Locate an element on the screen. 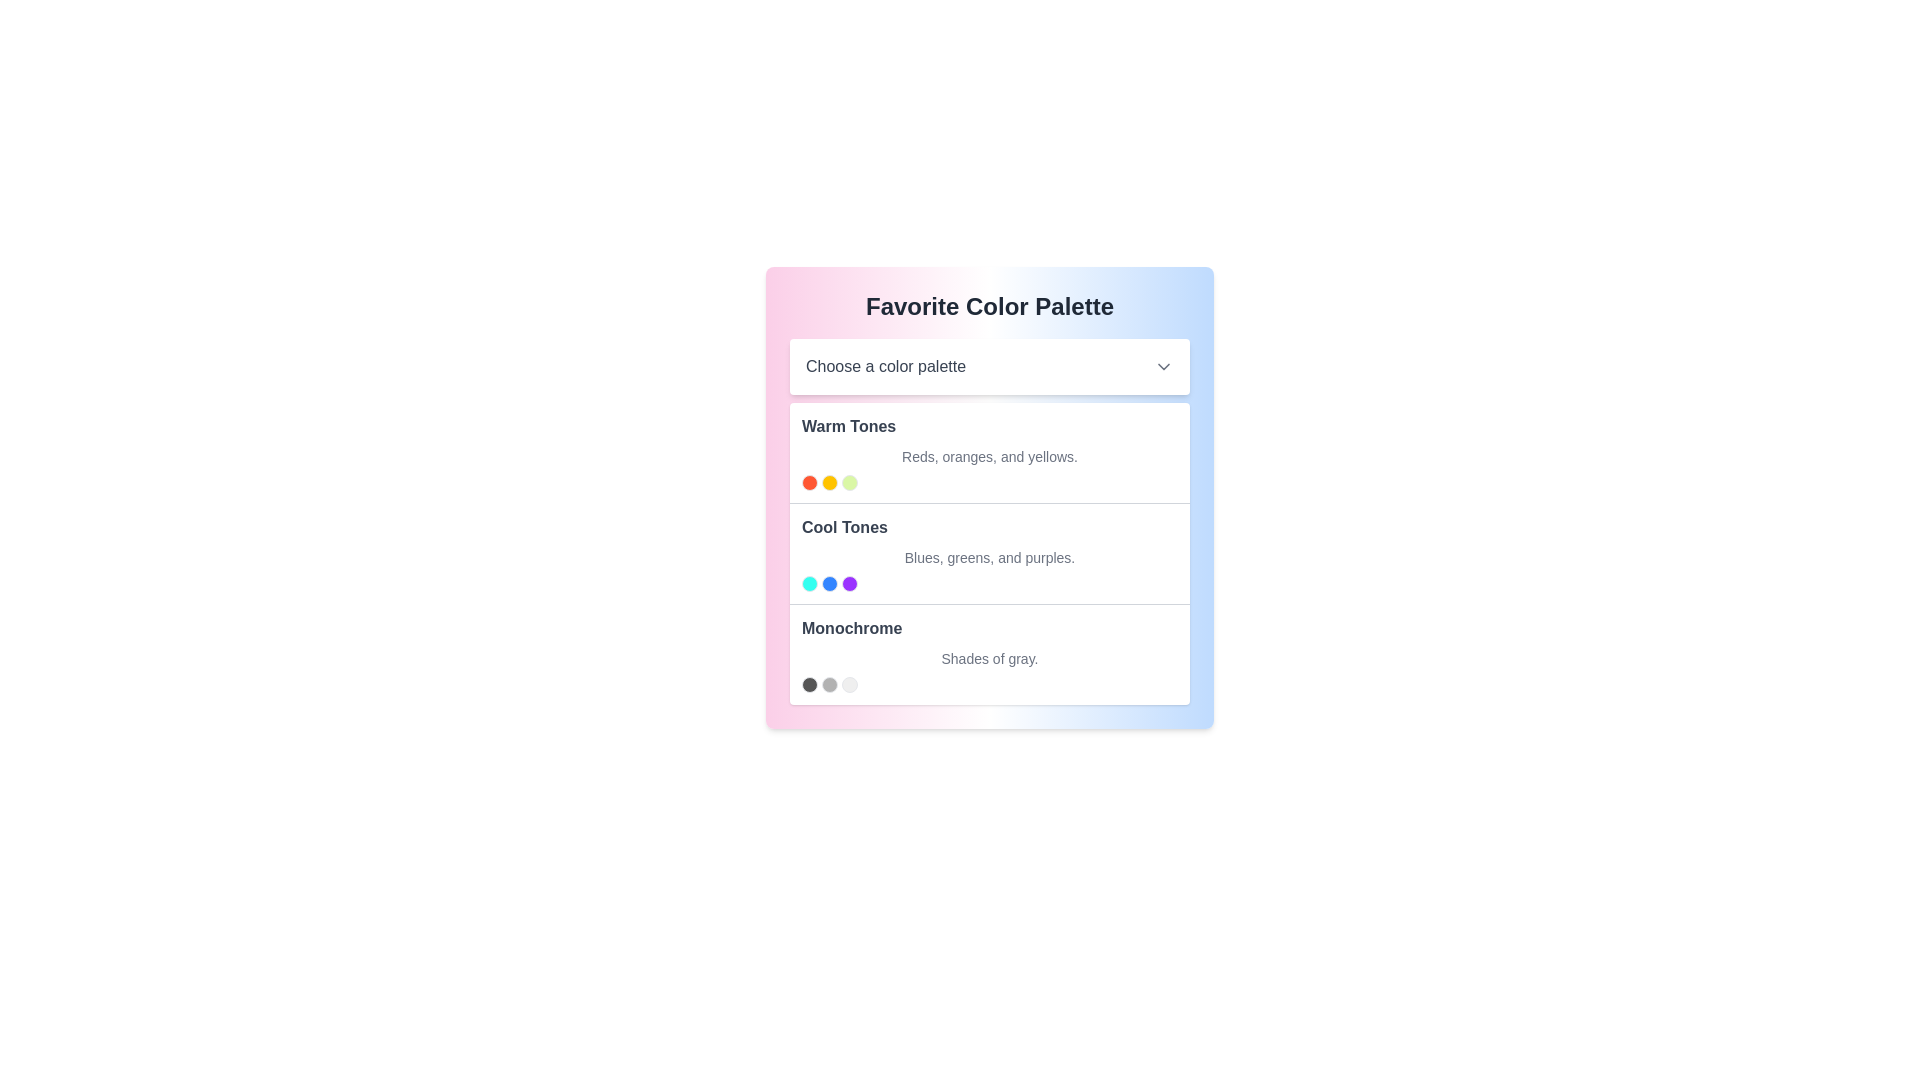 The height and width of the screenshot is (1080, 1920). the second circular button in the 'Cool Tones' section is located at coordinates (830, 583).